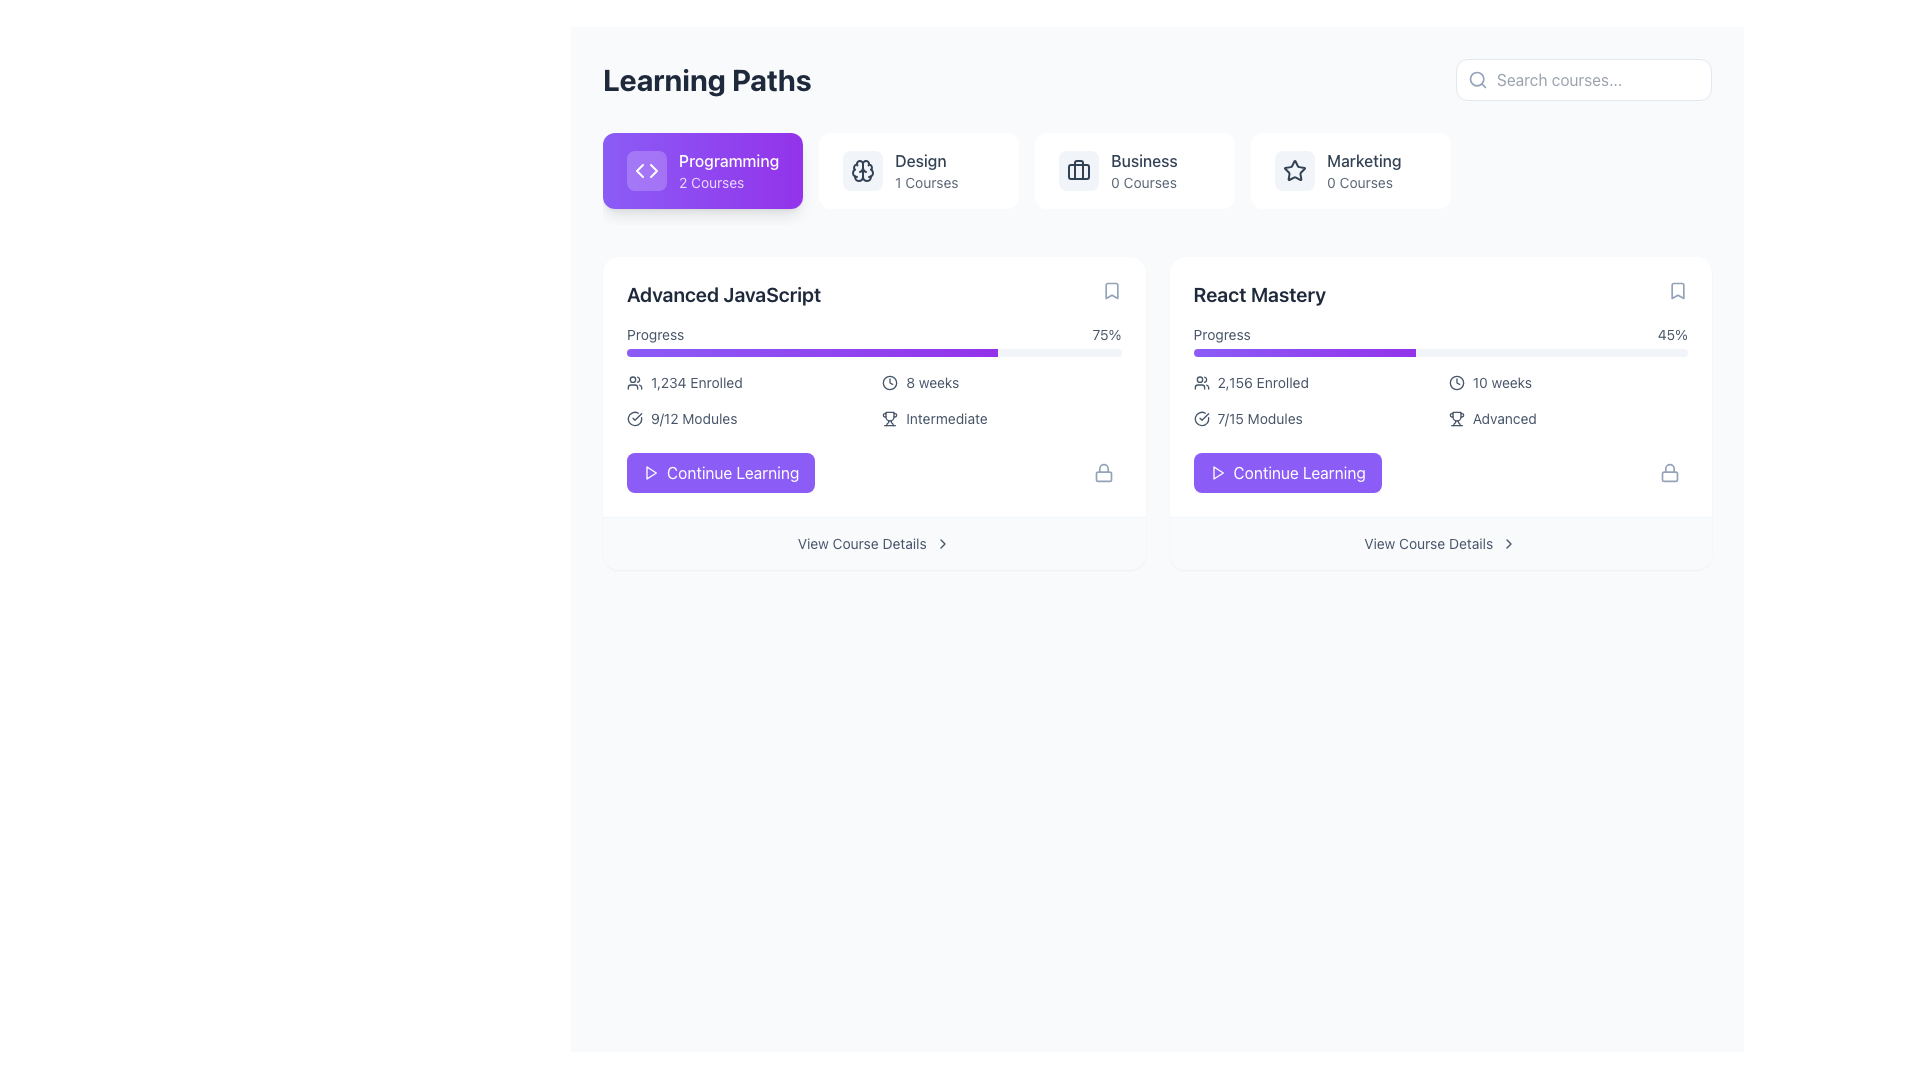 This screenshot has width=1920, height=1080. What do you see at coordinates (638, 169) in the screenshot?
I see `the leftward-pointing arrow icon, which is part of a control icon area in the highlighted 'Programming' section, to receive interaction feedback` at bounding box center [638, 169].